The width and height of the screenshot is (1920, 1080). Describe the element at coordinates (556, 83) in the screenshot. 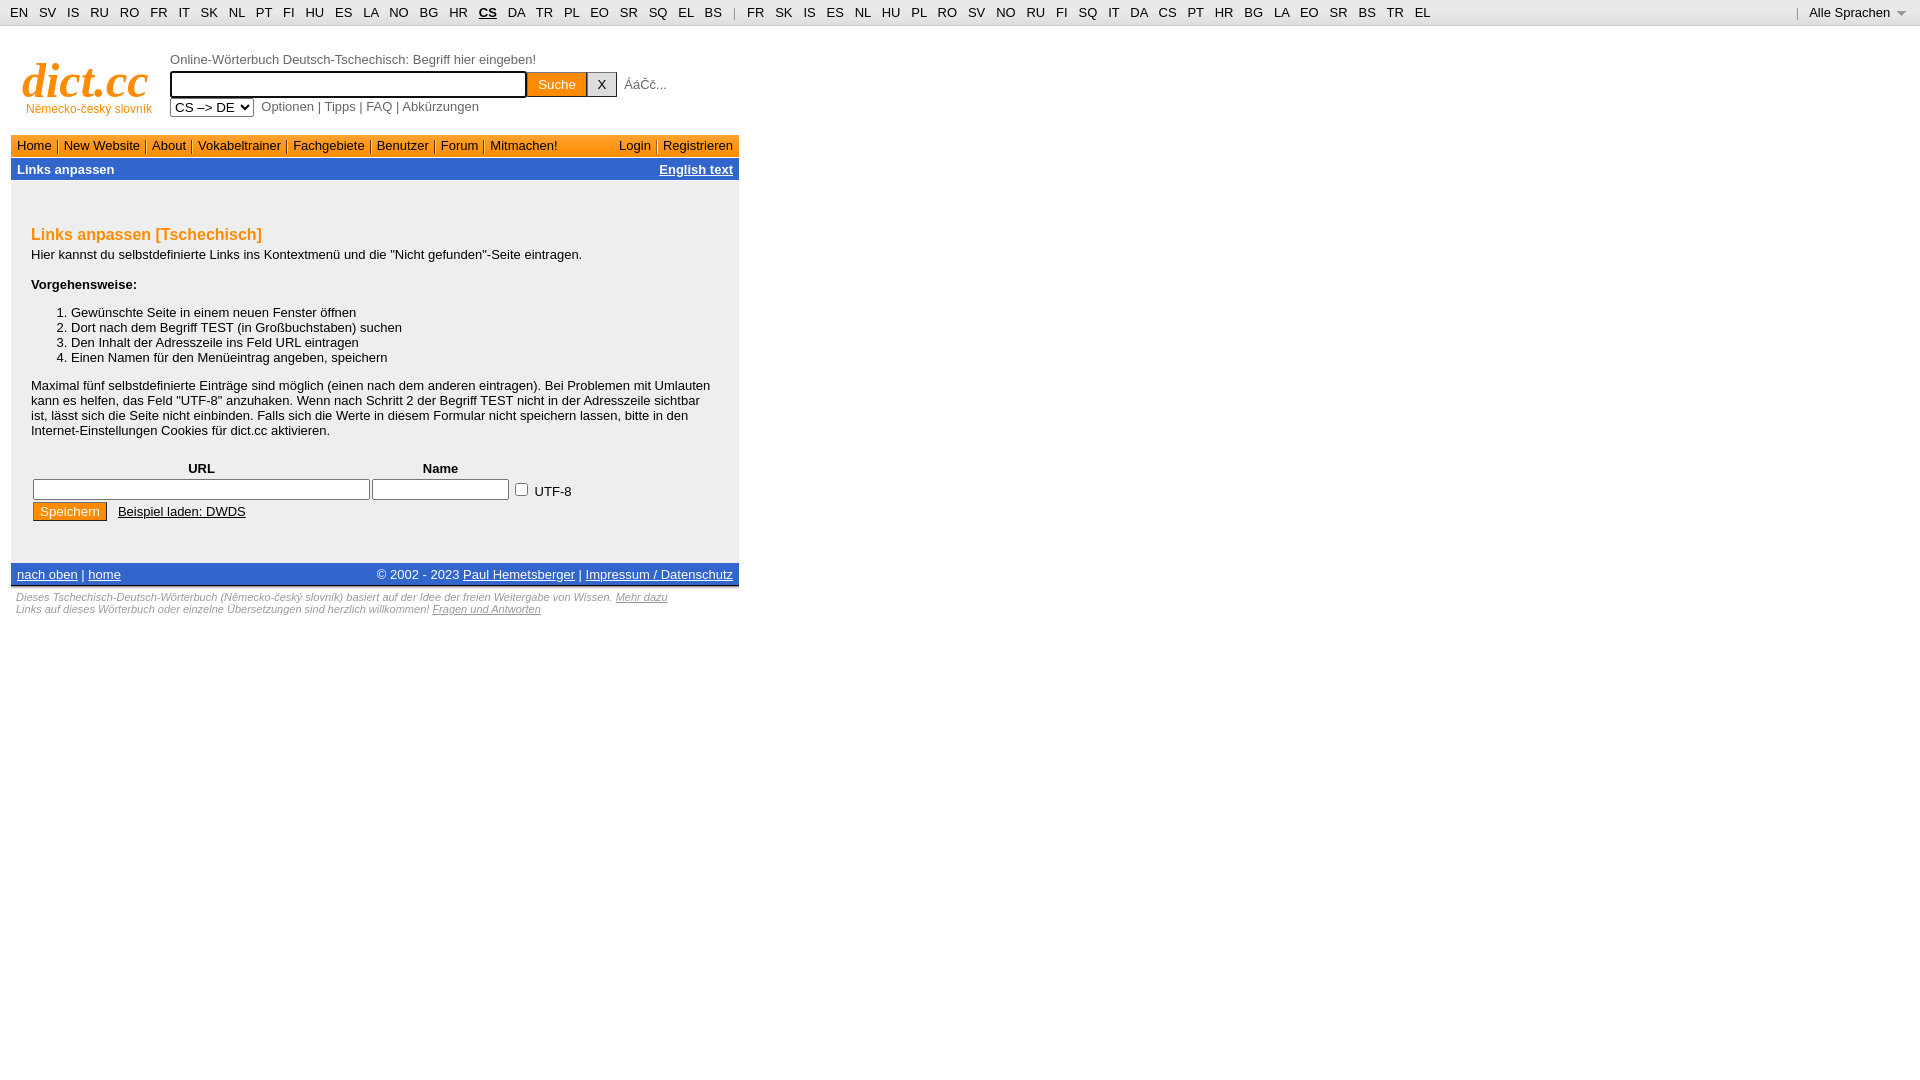

I see `'Suche'` at that location.